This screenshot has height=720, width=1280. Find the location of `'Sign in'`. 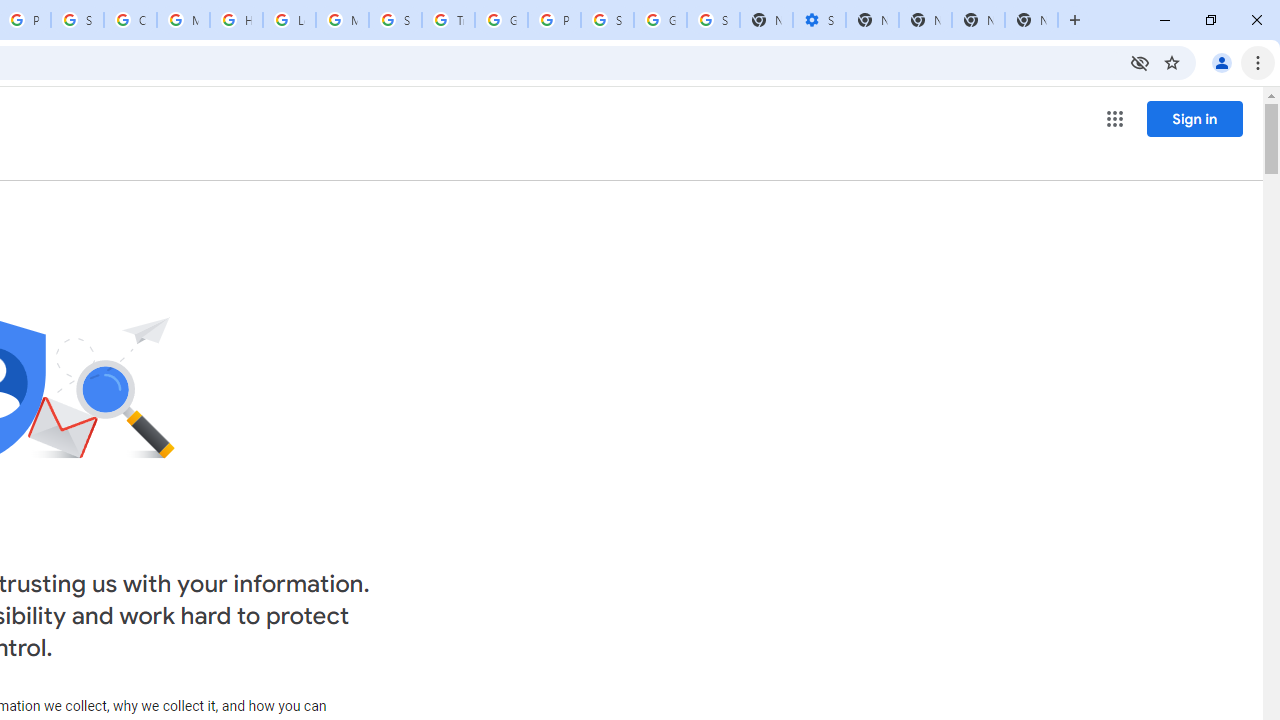

'Sign in' is located at coordinates (1194, 118).